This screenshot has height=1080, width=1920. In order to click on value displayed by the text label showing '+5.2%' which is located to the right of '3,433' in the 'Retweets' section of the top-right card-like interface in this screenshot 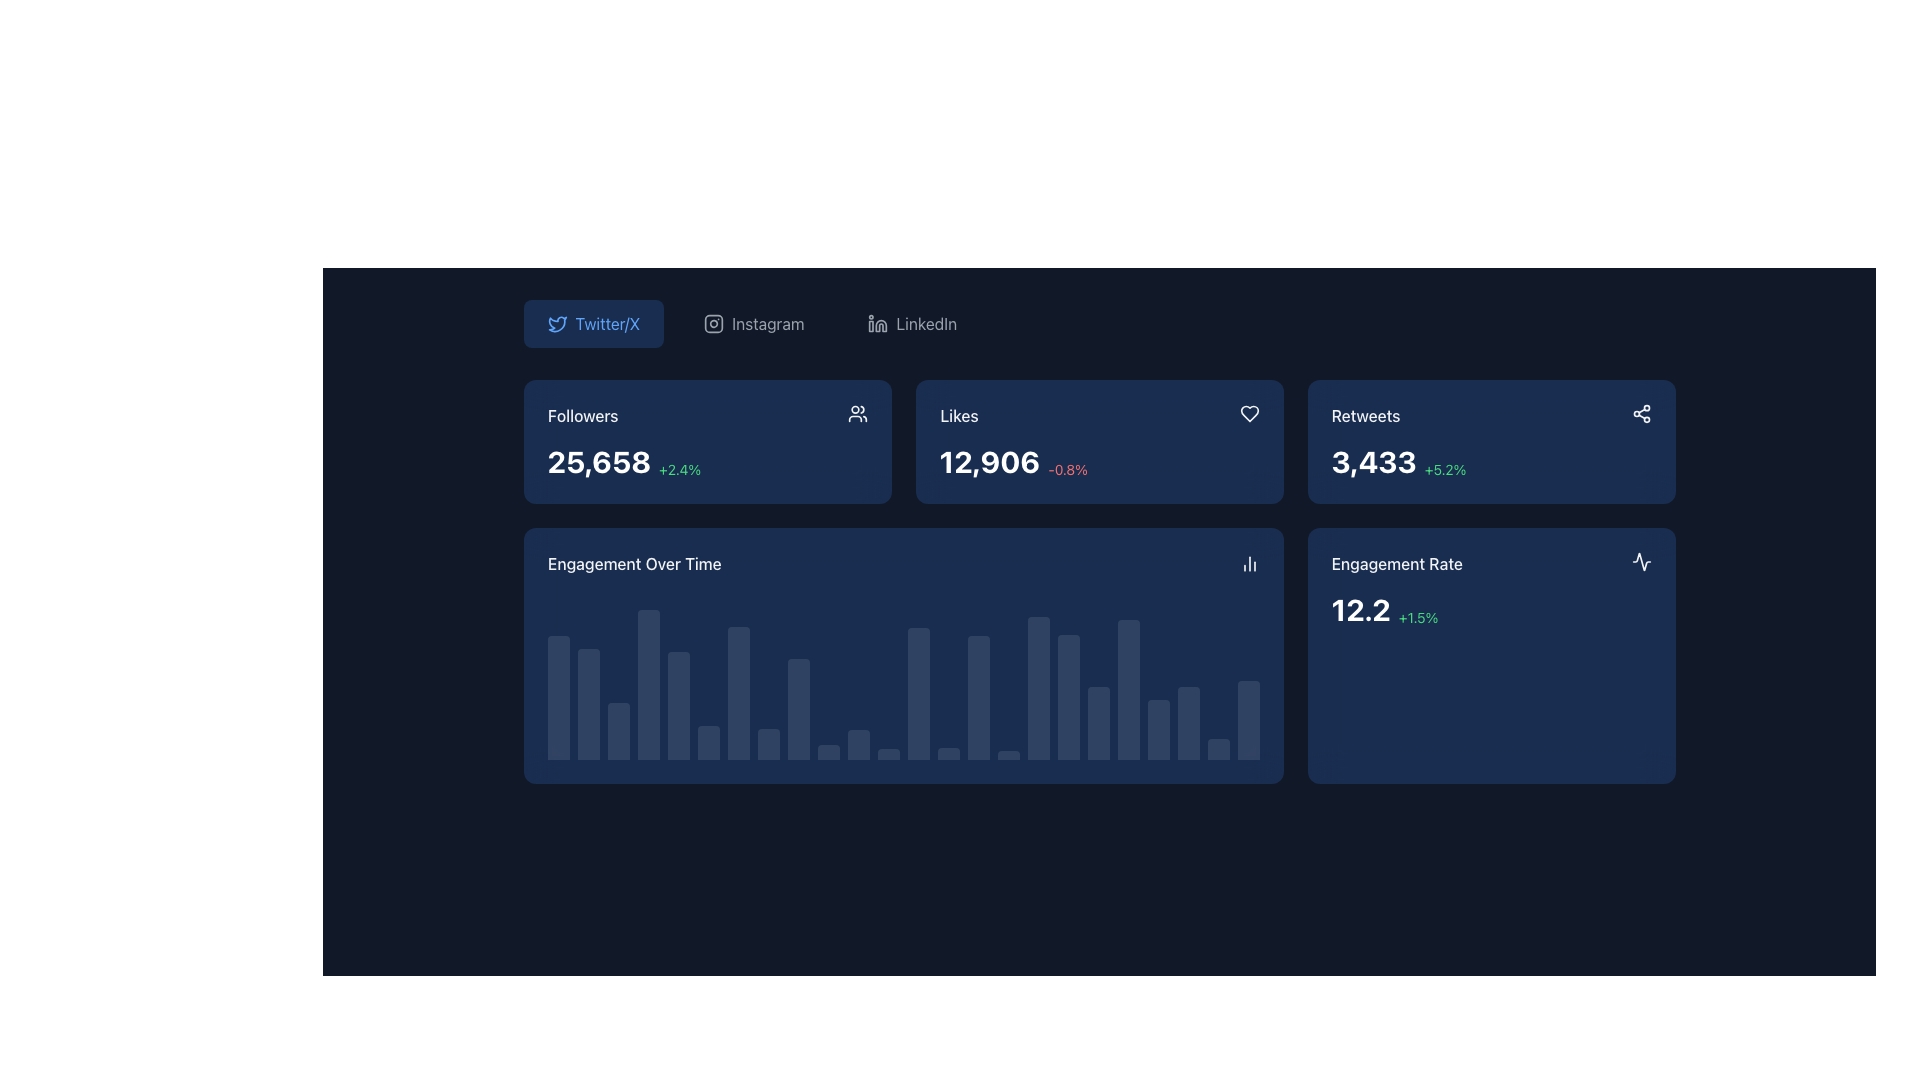, I will do `click(1445, 470)`.